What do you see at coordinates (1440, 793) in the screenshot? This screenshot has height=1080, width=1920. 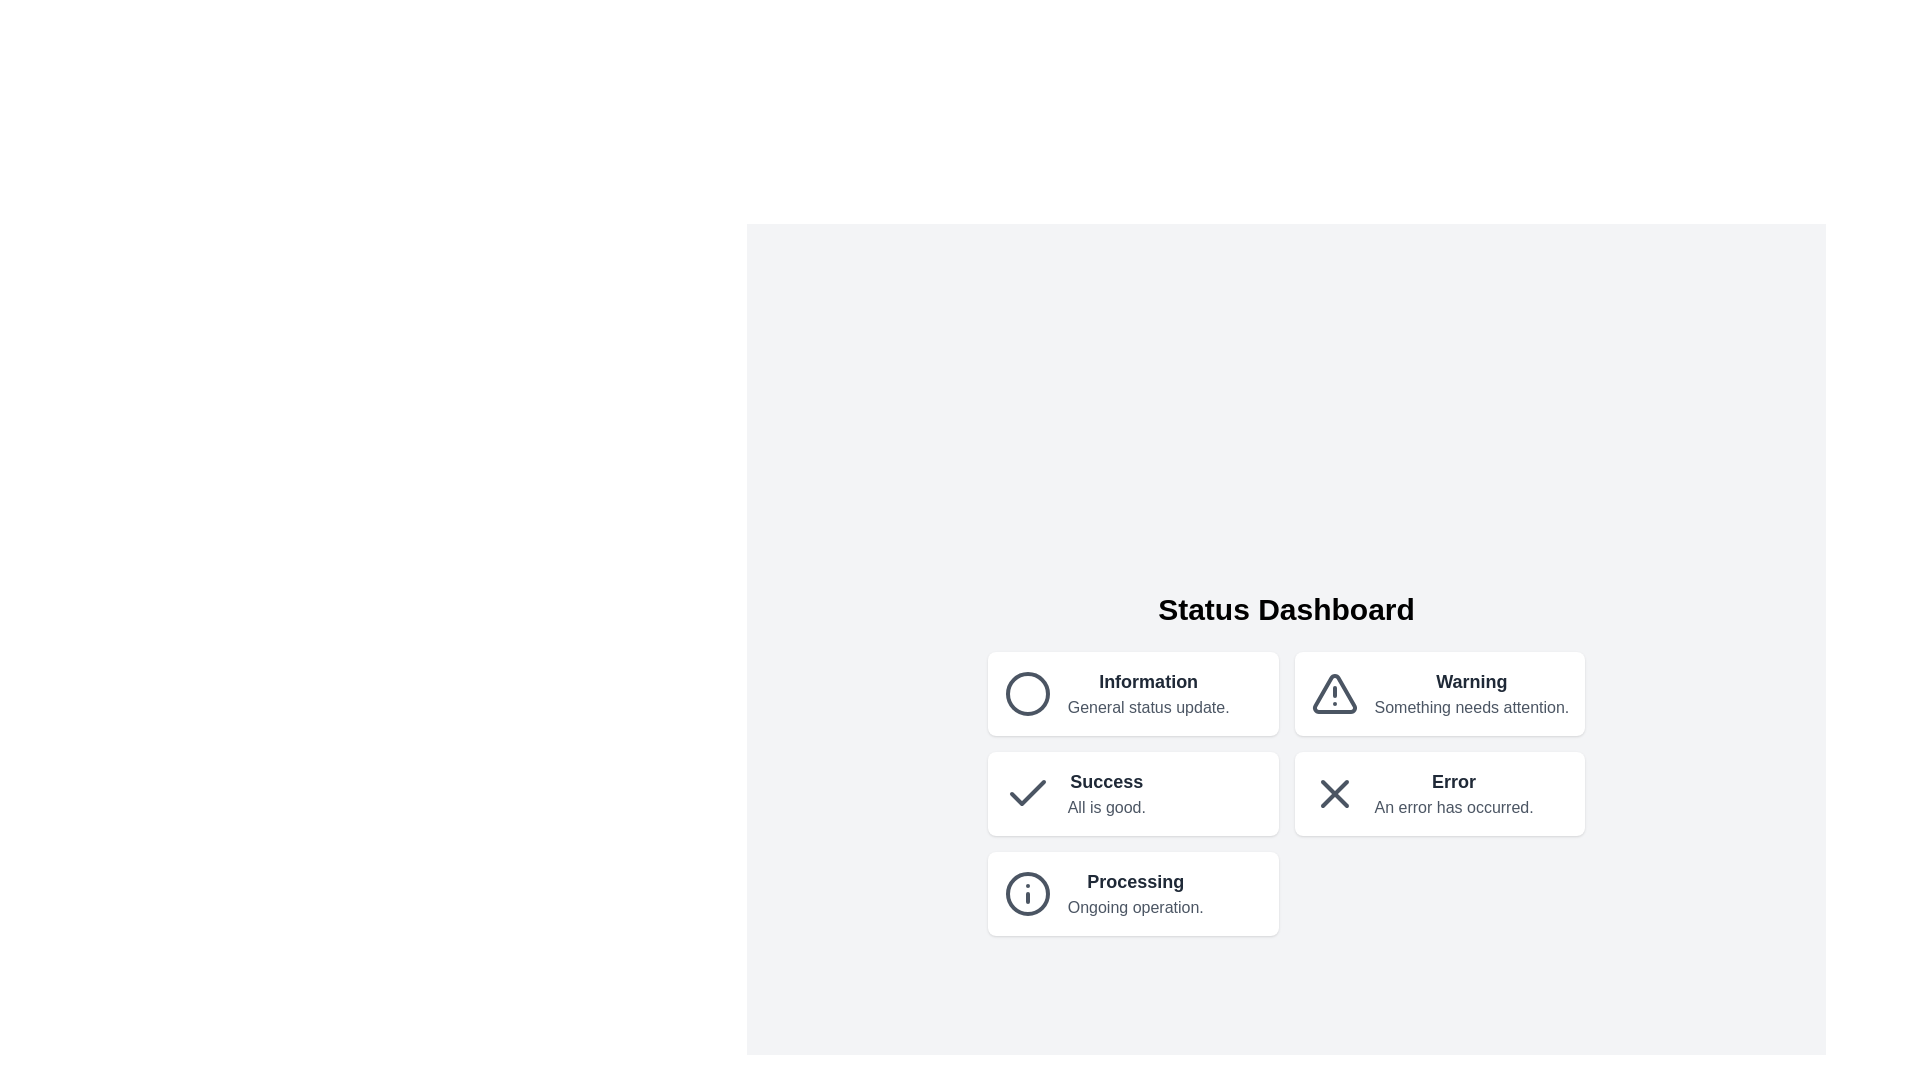 I see `contents of the Notification Card located in the bottom-right corner of the grid layout, which has a white background, rounded corners, and contains a cross icon on the left` at bounding box center [1440, 793].